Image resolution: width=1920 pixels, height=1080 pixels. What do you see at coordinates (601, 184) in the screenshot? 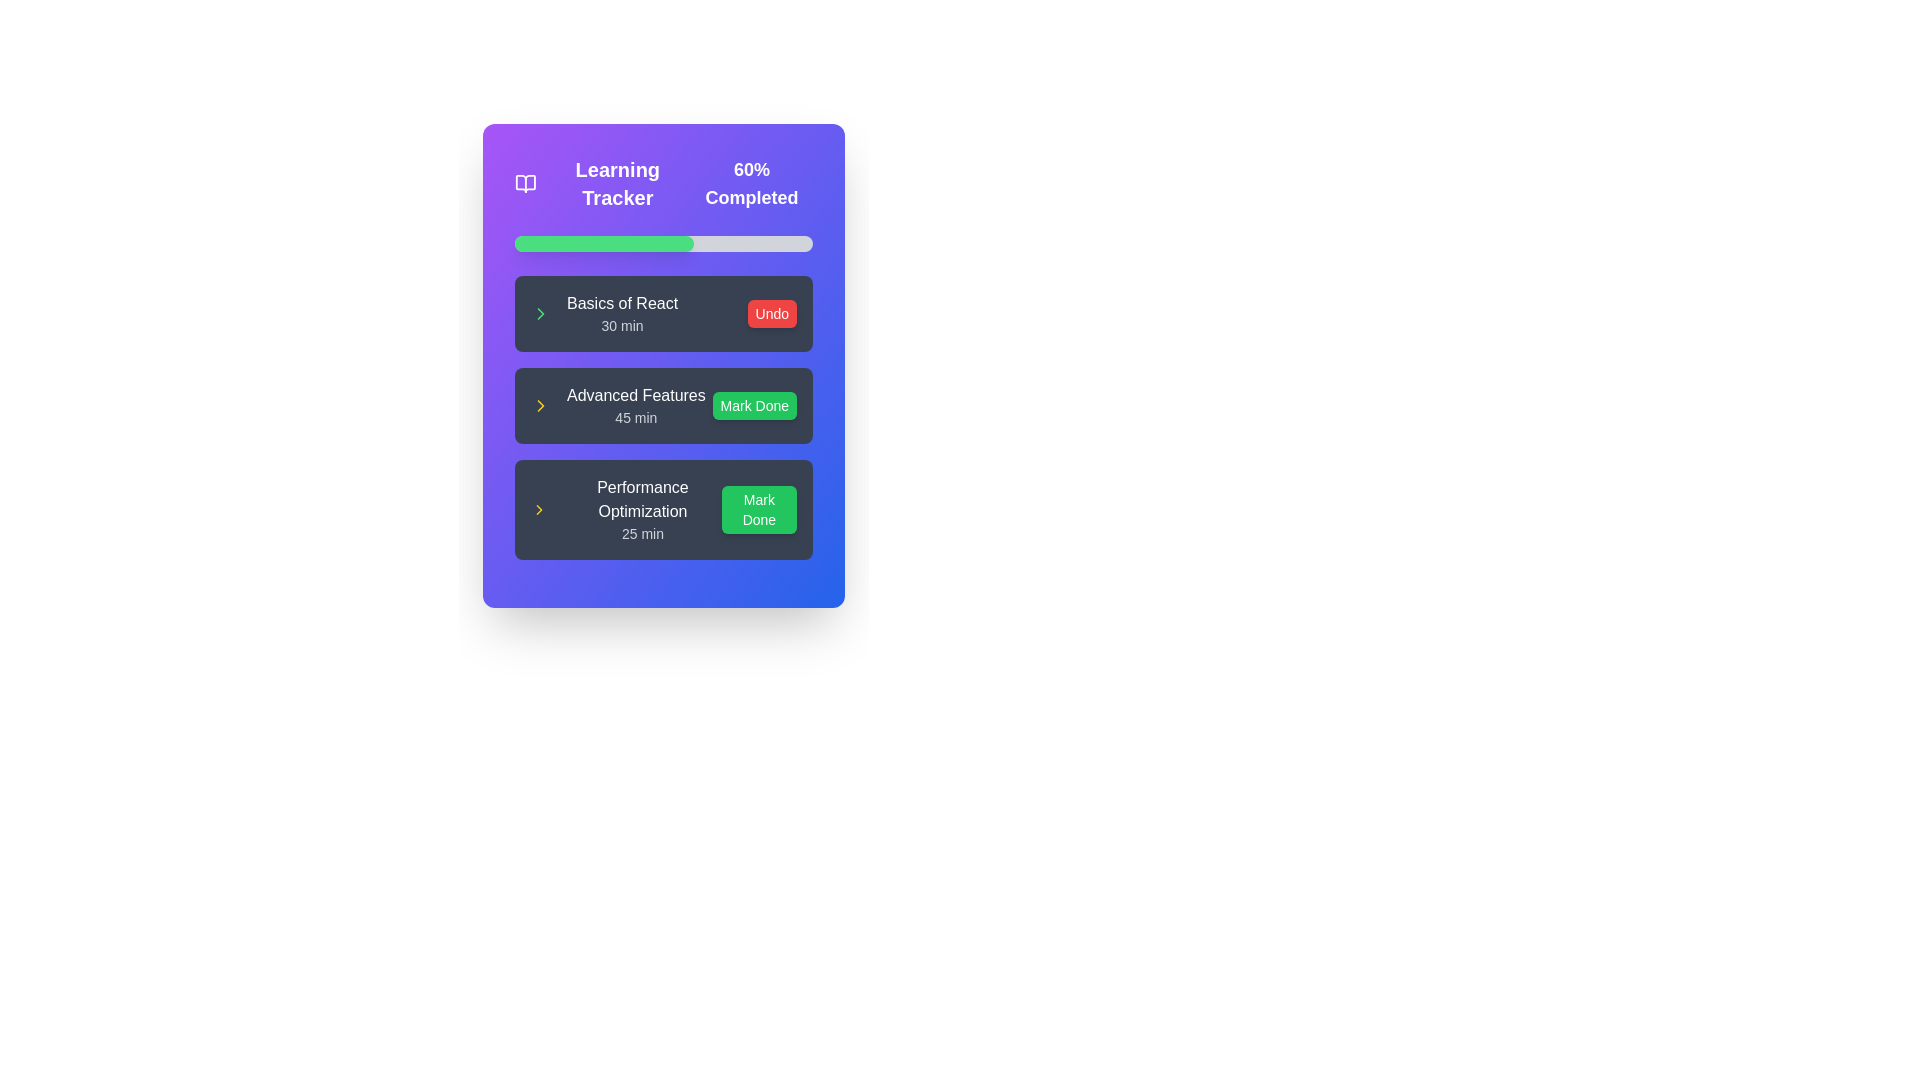
I see `the bold header text 'Learning Tracker' with an open book icon on its left, styled in white against a purple background` at bounding box center [601, 184].